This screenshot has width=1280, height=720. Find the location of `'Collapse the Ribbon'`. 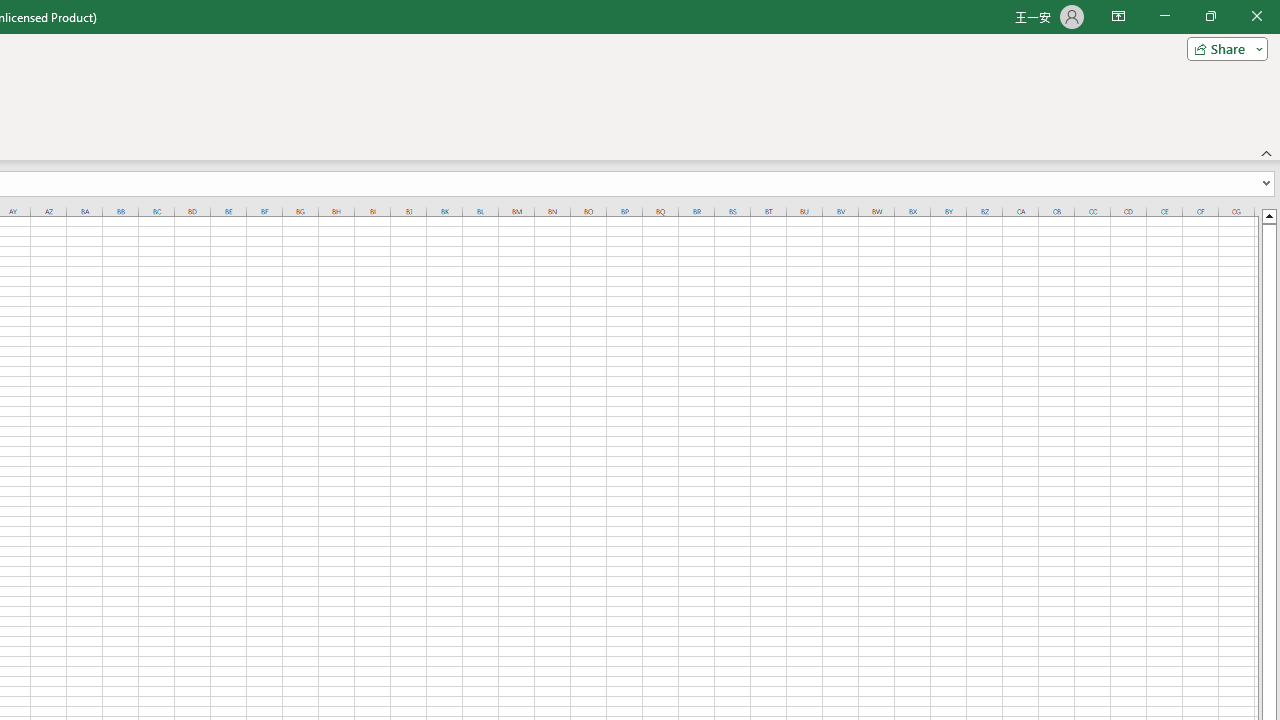

'Collapse the Ribbon' is located at coordinates (1266, 152).